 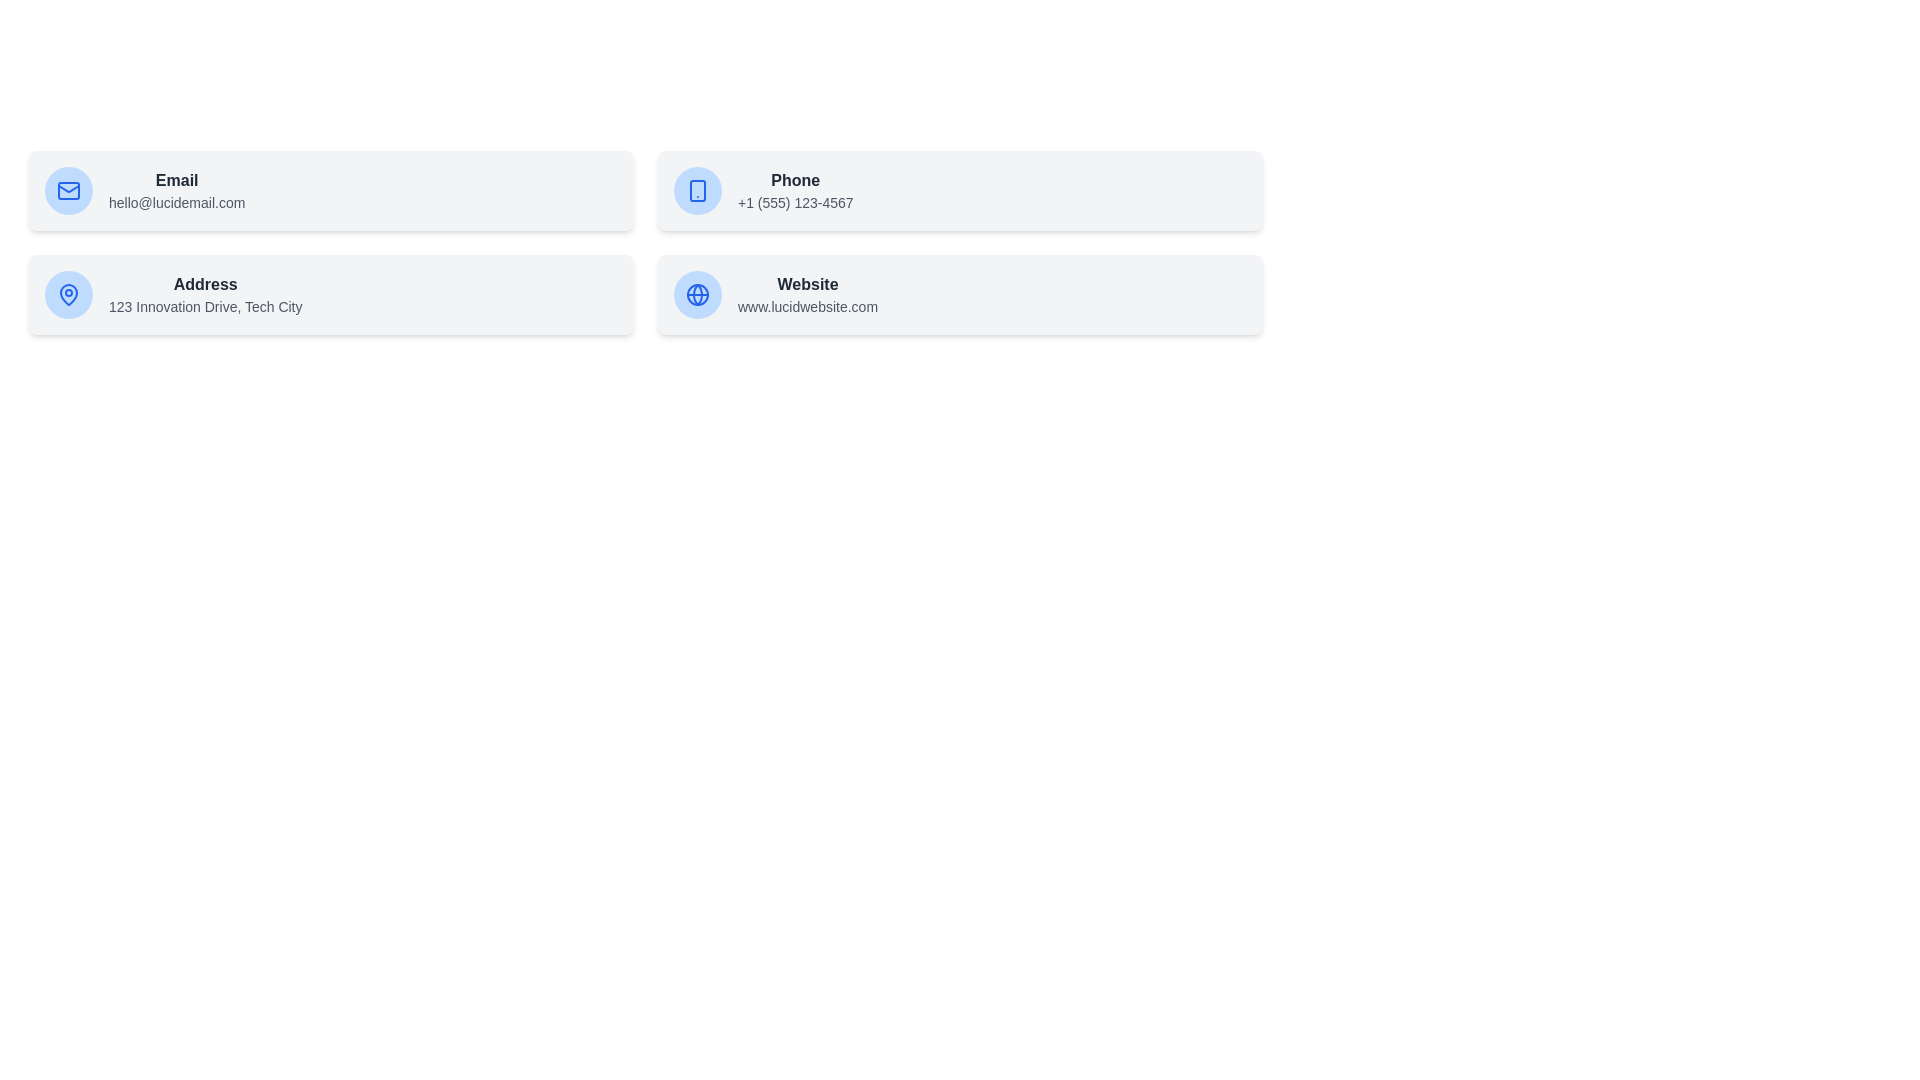 I want to click on the 'Website' text label, which is displayed in bold dark gray font and is positioned above the URL 'www.lucidwebsite.com', so click(x=807, y=285).